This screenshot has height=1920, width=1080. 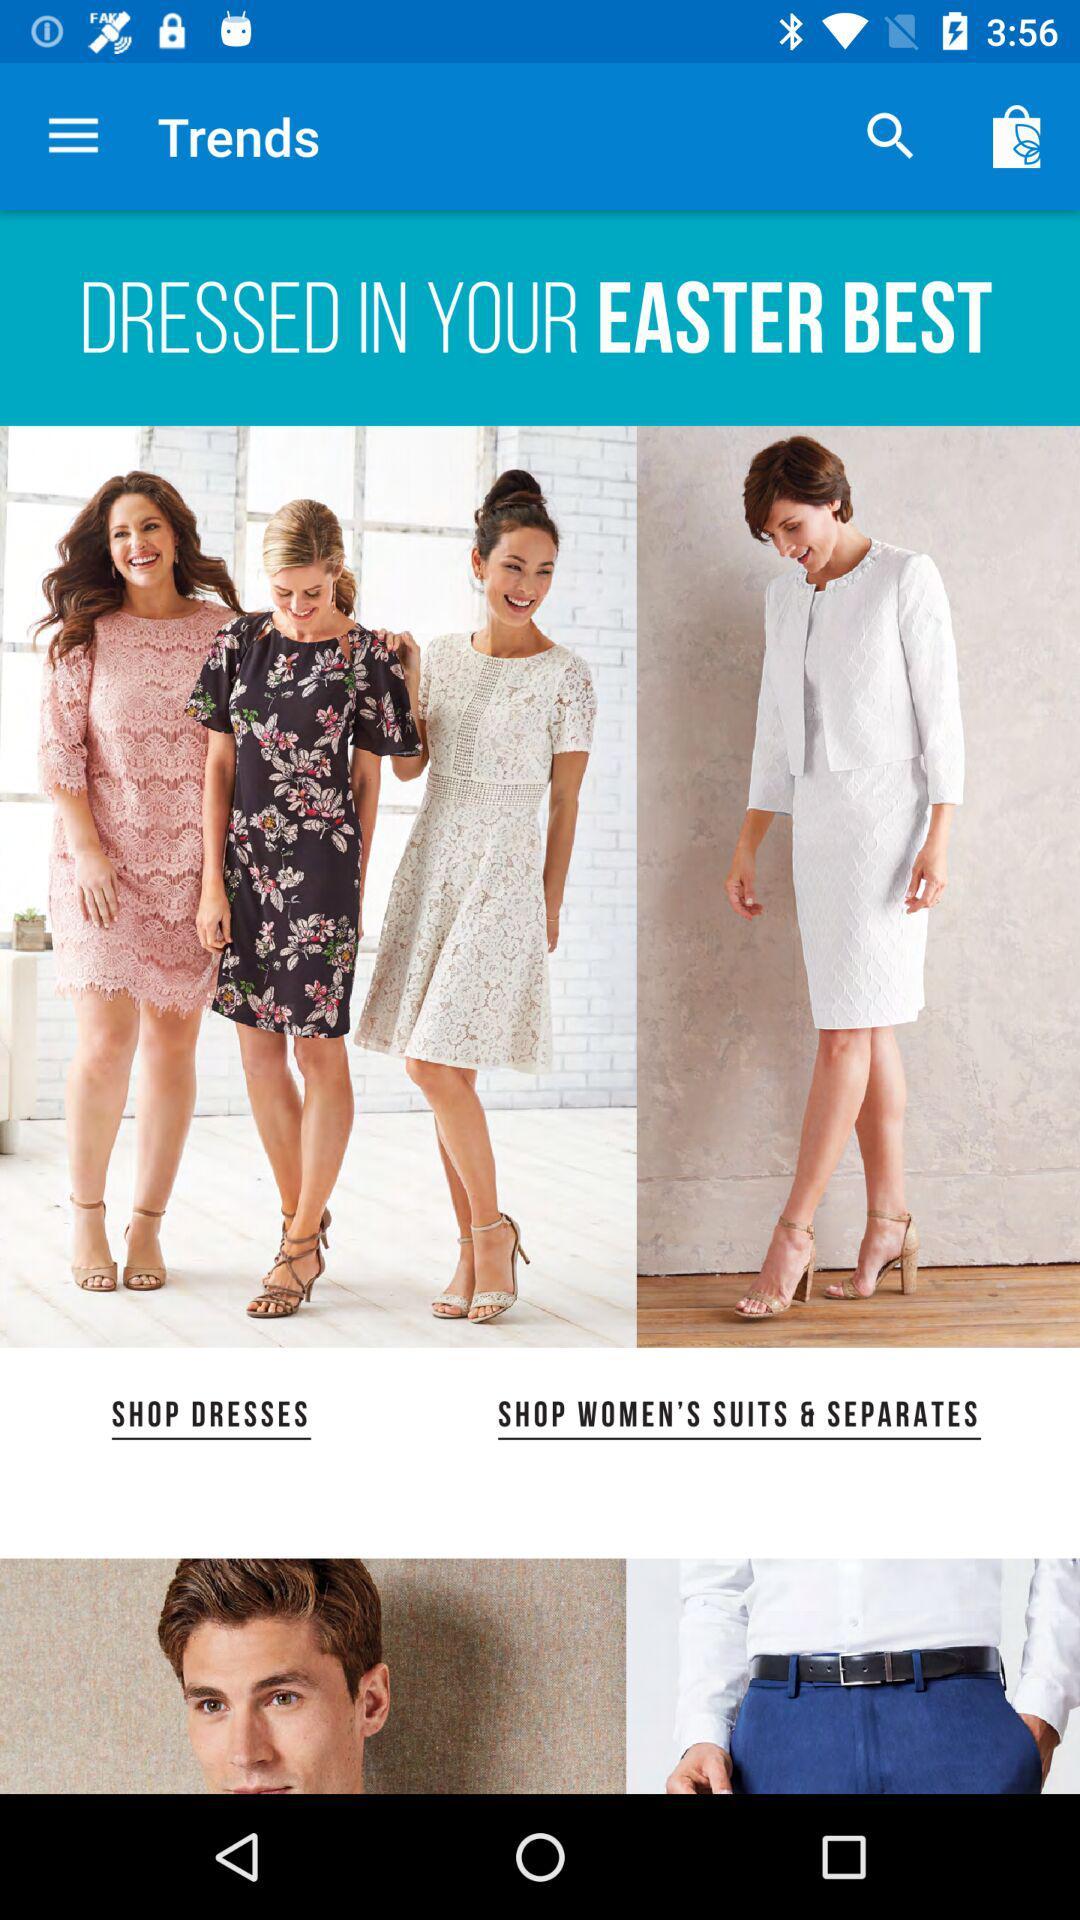 I want to click on the app next to the trends item, so click(x=72, y=135).